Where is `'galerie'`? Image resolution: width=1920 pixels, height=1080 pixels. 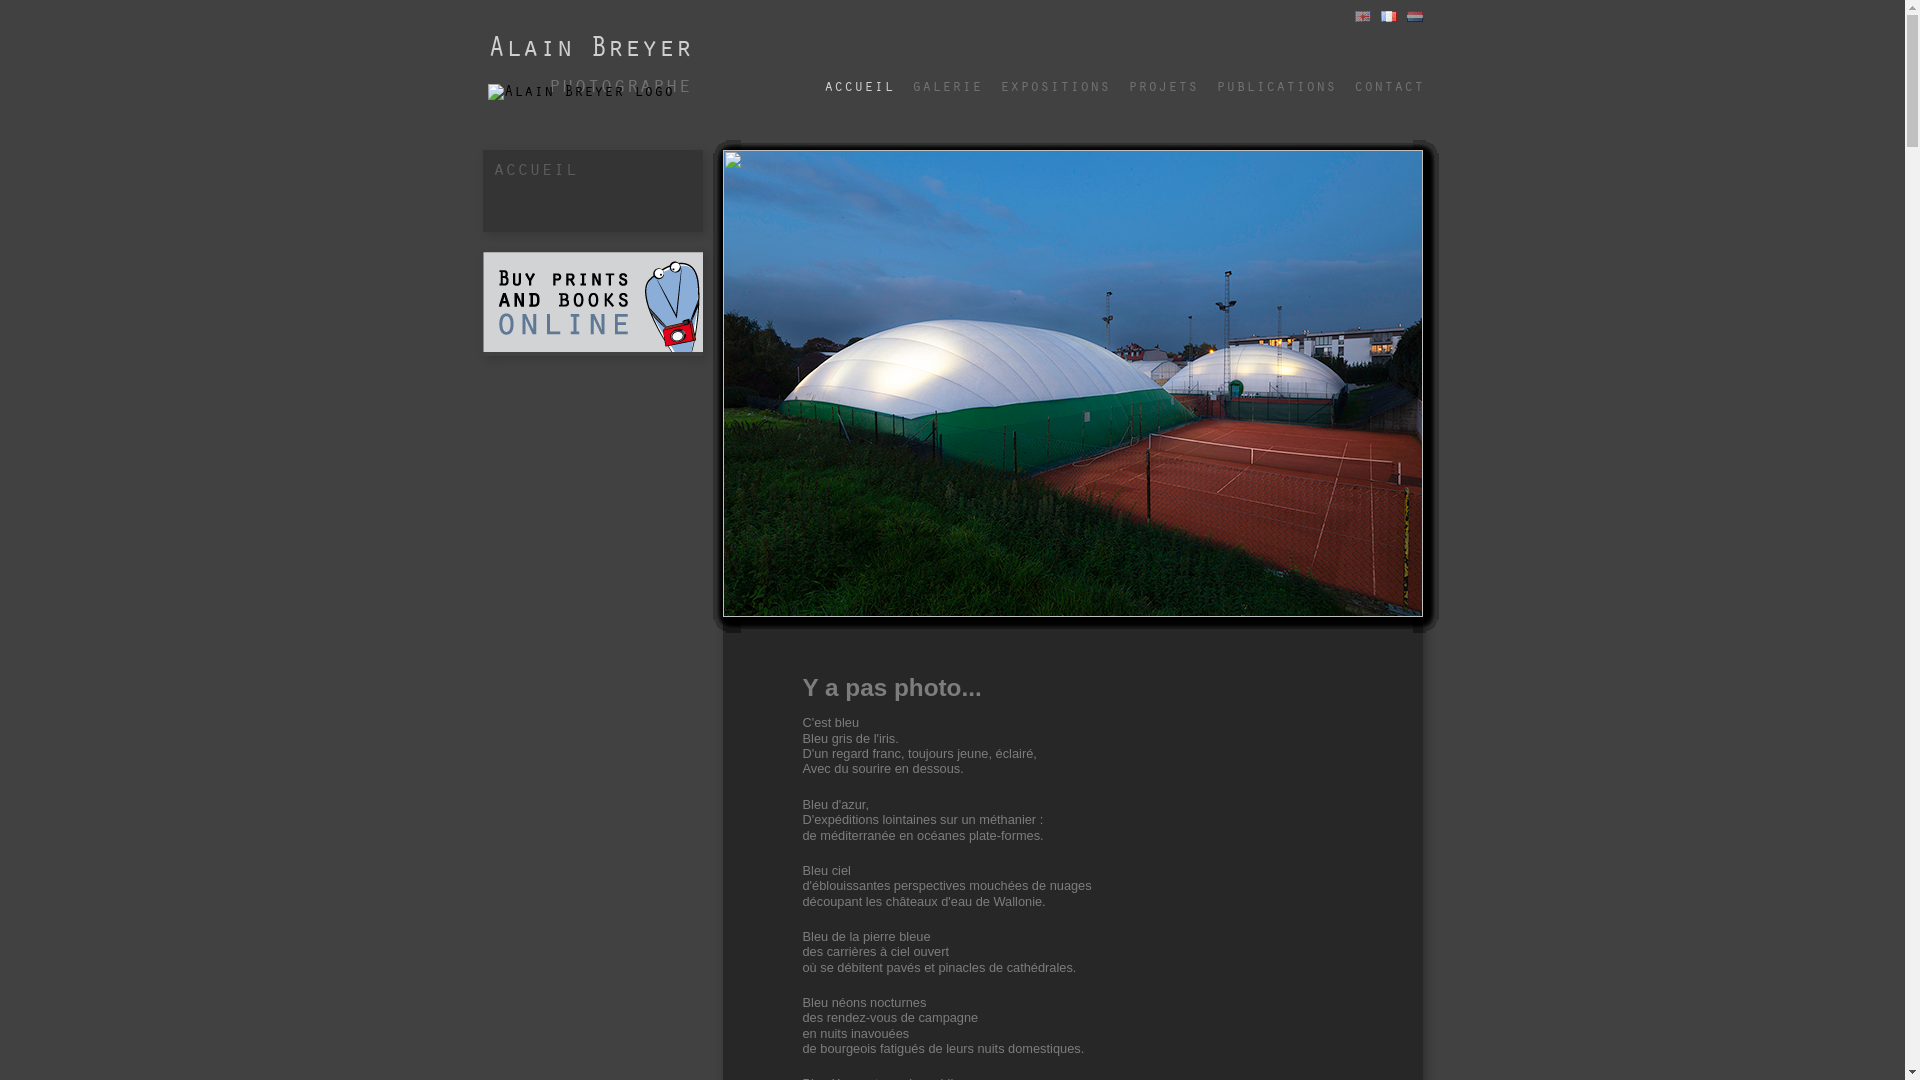 'galerie' is located at coordinates (945, 76).